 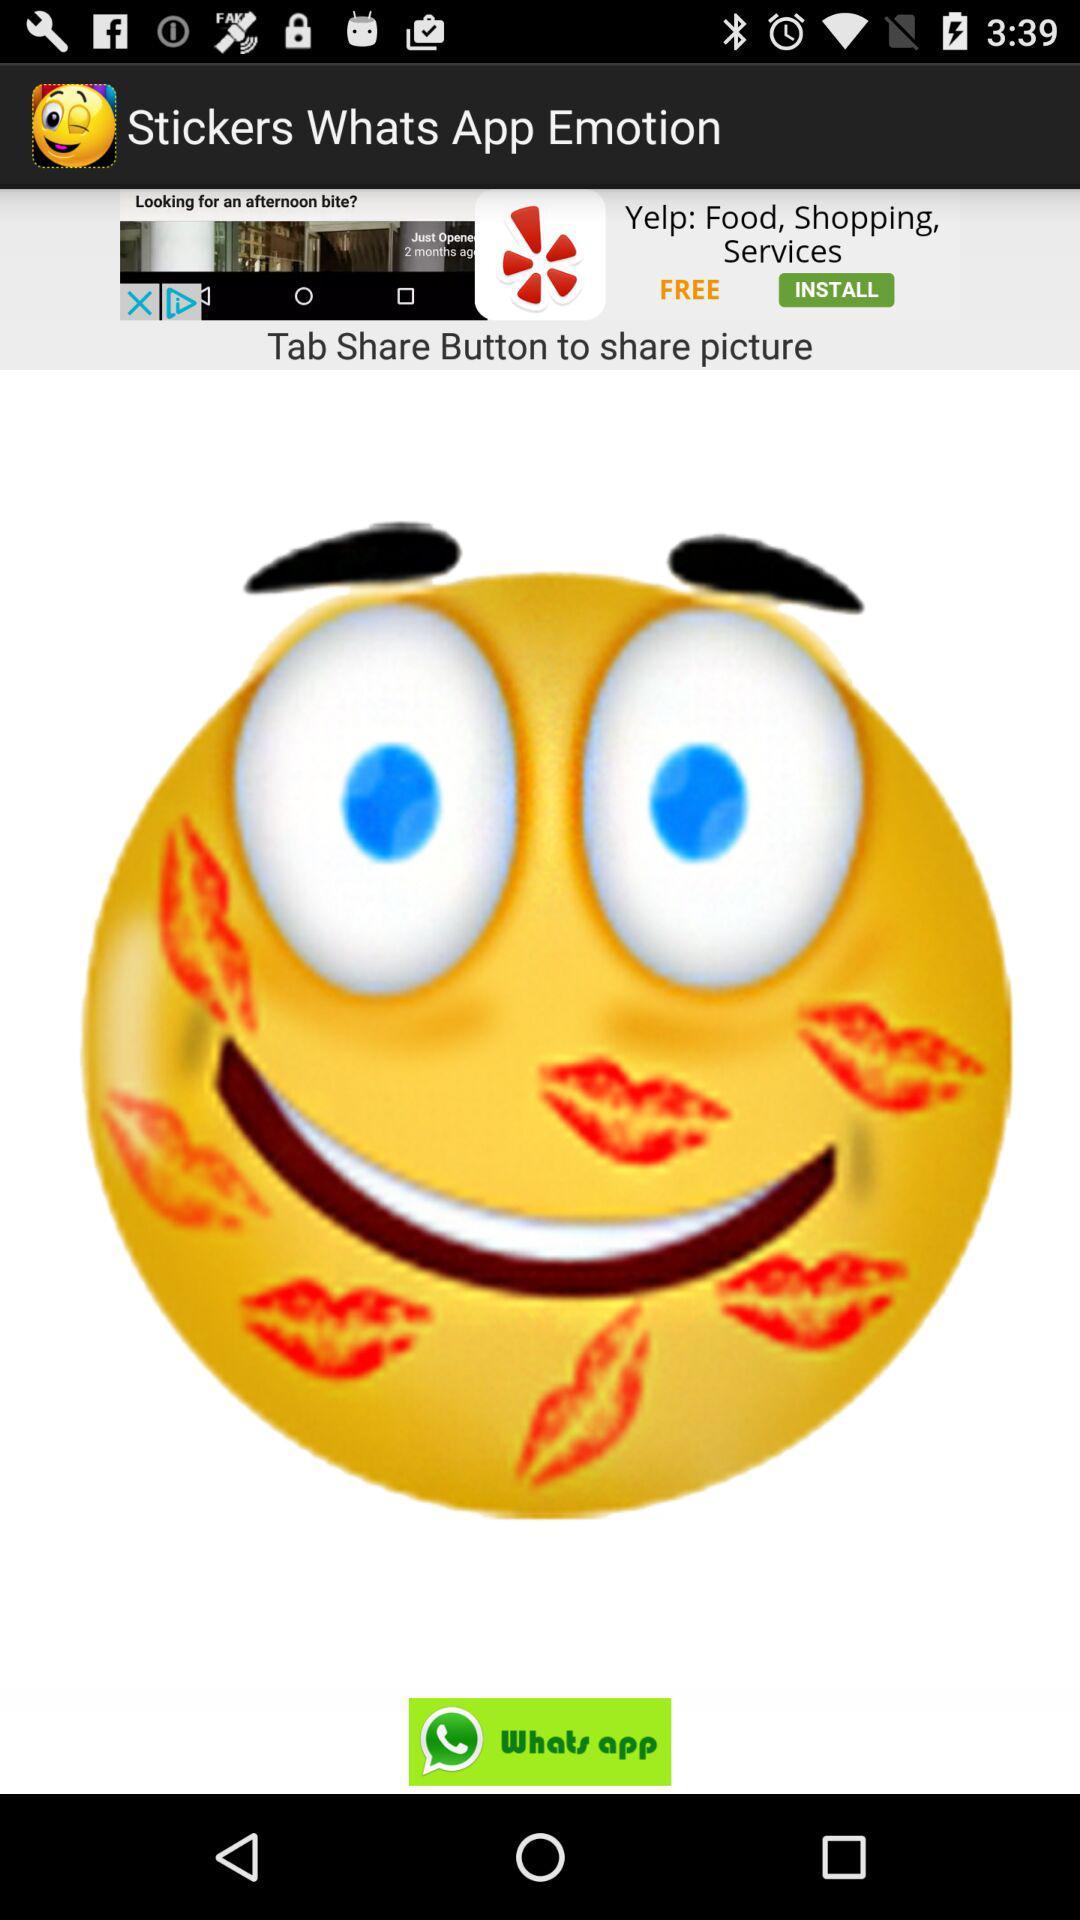 What do you see at coordinates (540, 1740) in the screenshot?
I see `share on whatsapp` at bounding box center [540, 1740].